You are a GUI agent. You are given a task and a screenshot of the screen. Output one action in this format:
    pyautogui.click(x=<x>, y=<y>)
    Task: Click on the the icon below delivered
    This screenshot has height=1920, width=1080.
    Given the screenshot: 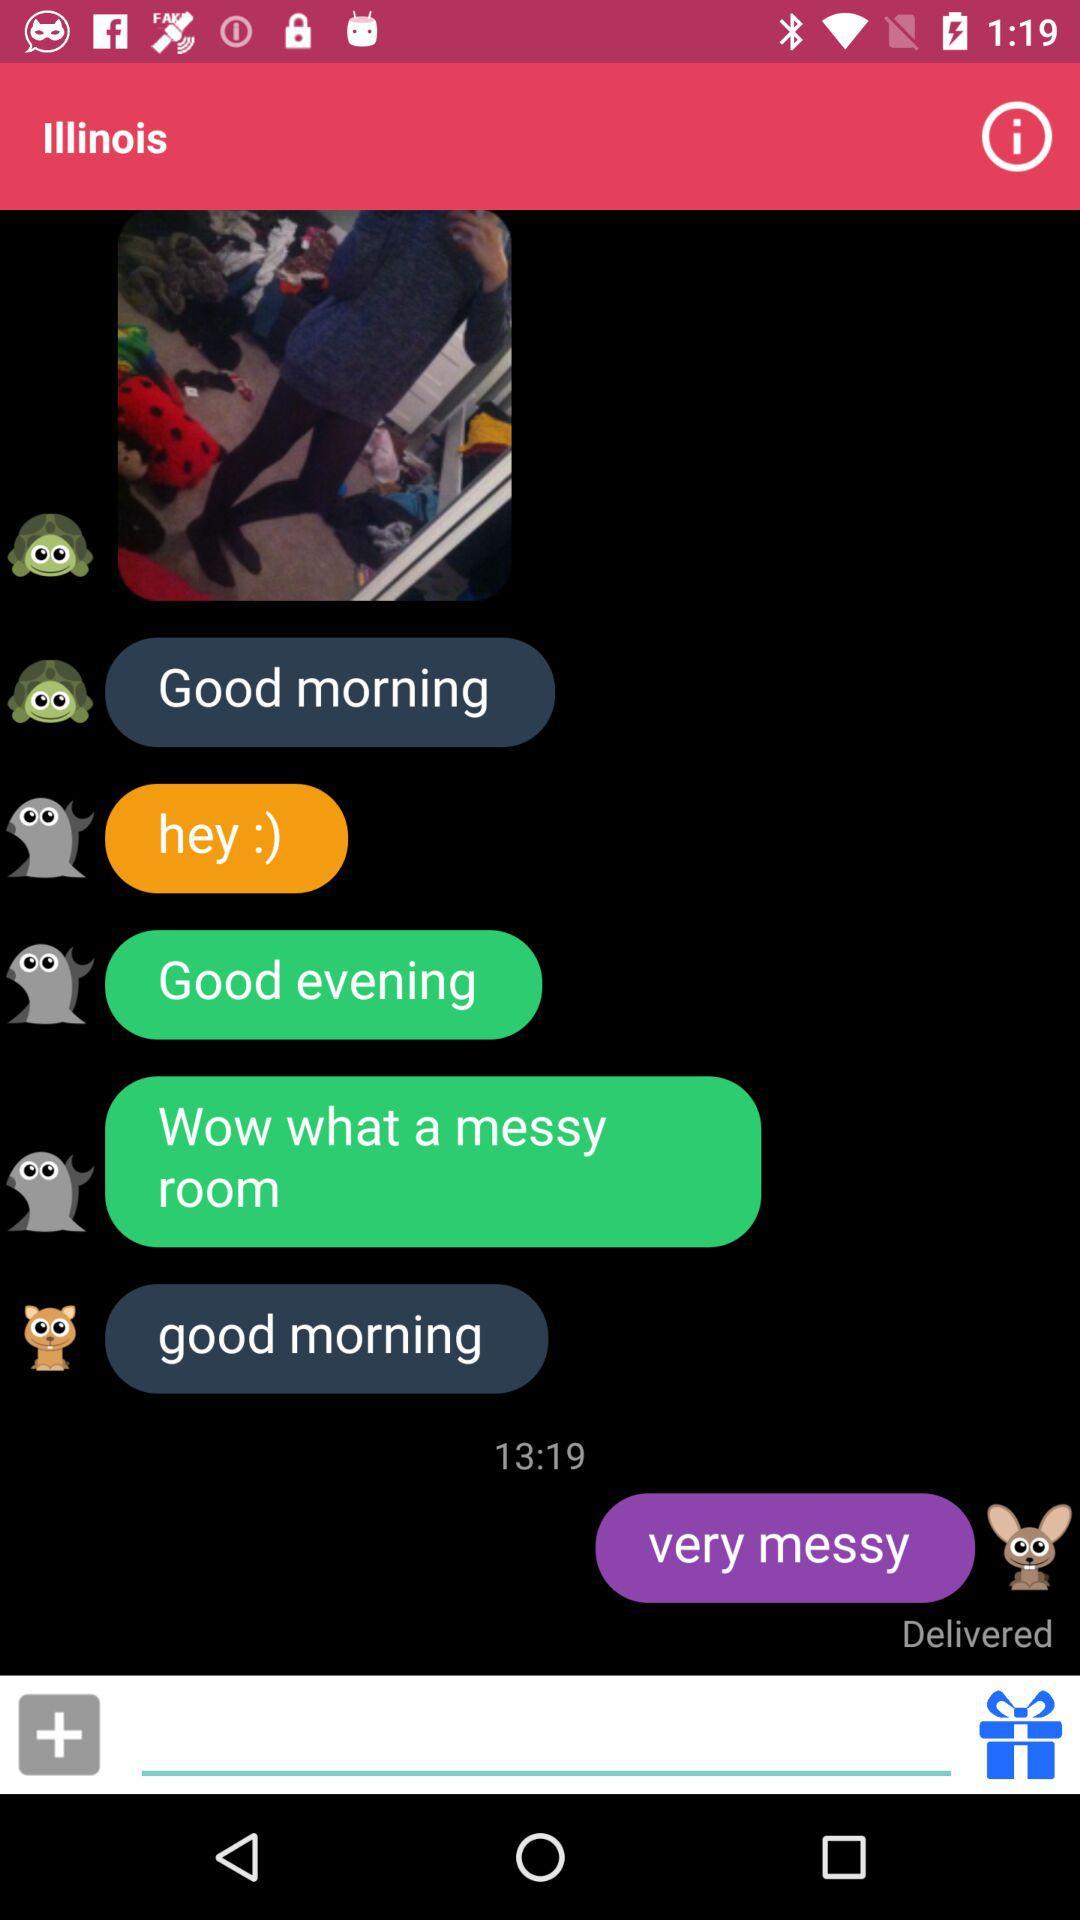 What is the action you would take?
    pyautogui.click(x=546, y=1733)
    